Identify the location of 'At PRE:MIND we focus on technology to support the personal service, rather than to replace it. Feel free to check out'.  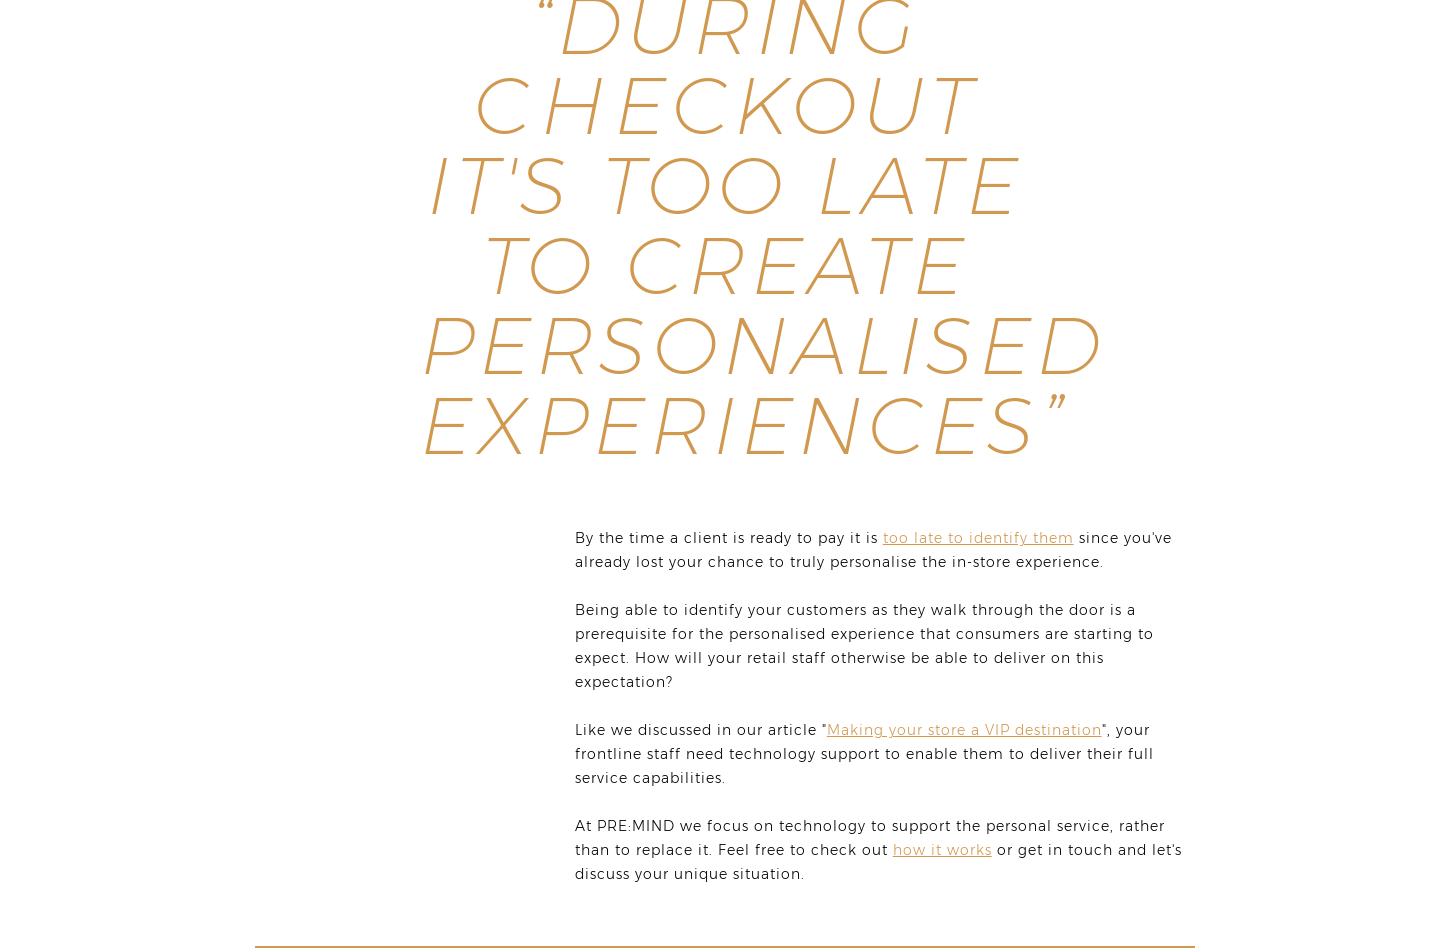
(868, 838).